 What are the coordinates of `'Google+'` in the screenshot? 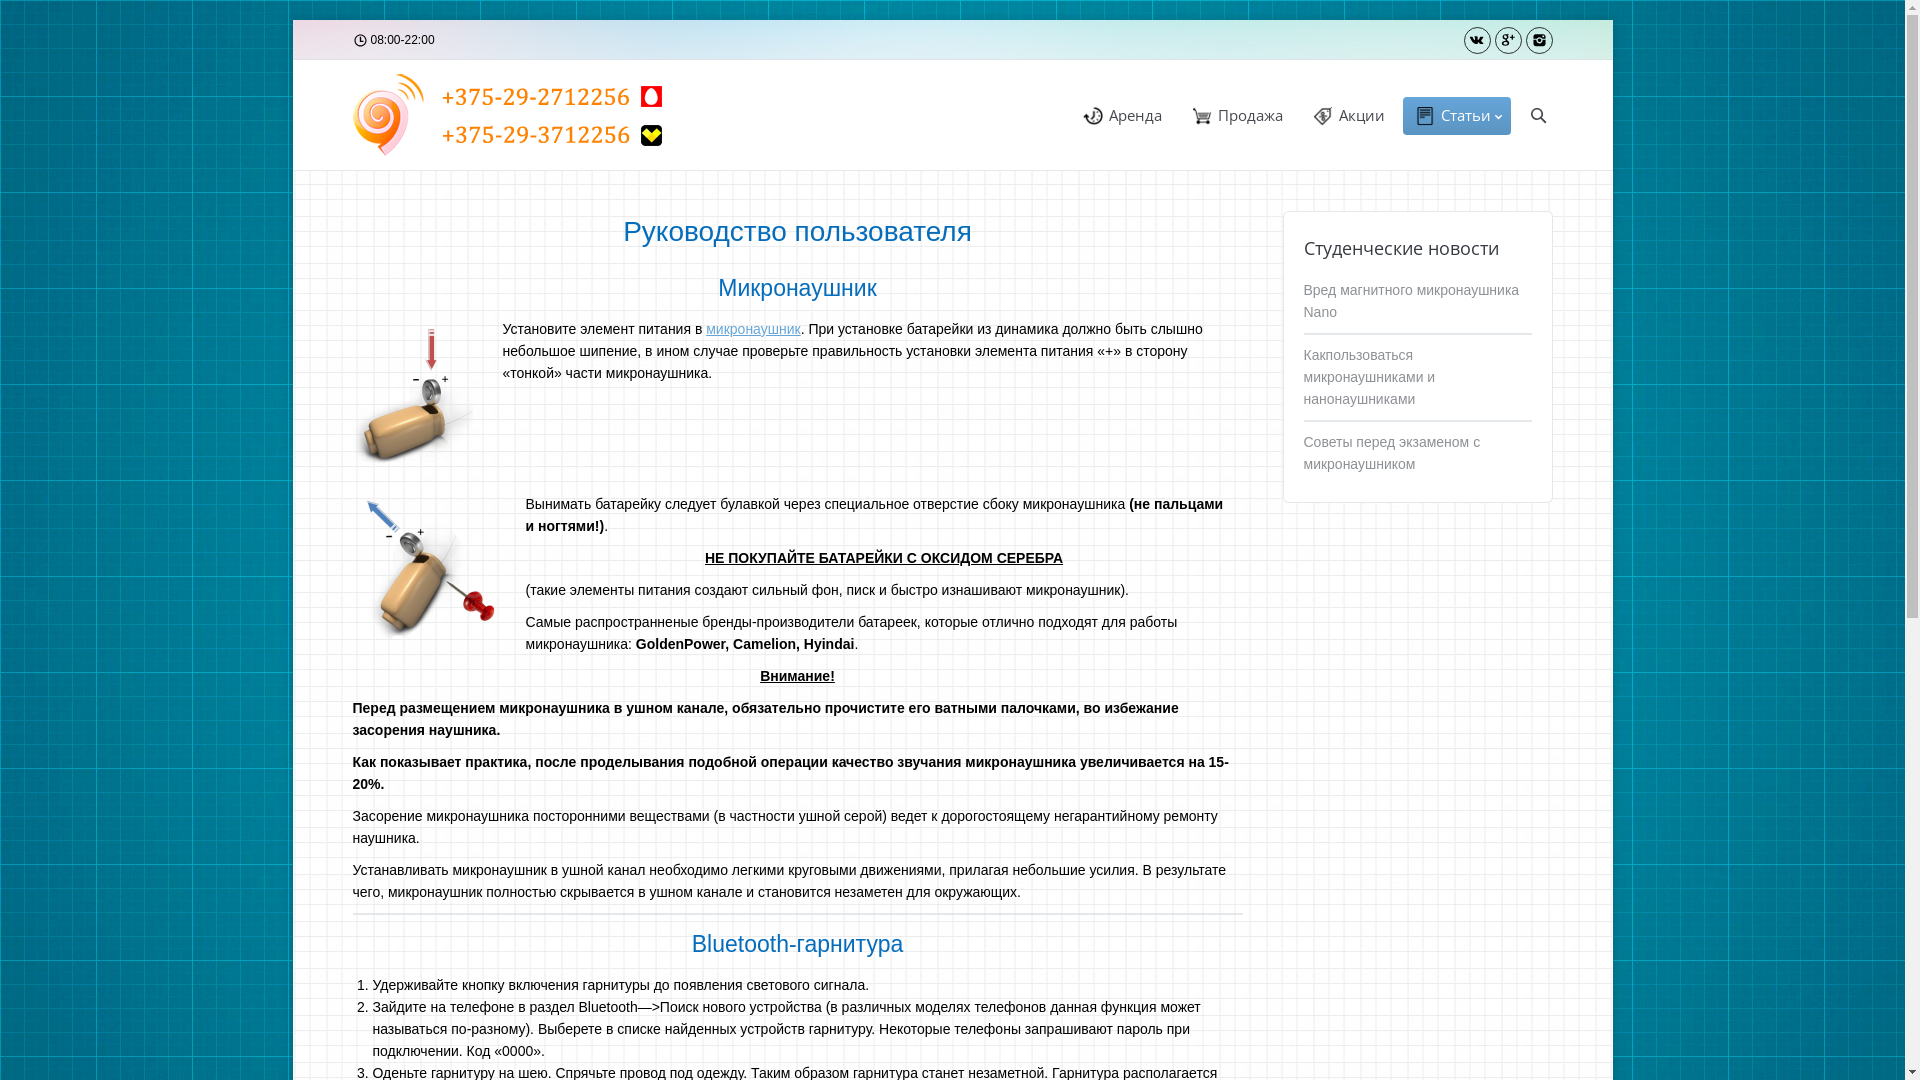 It's located at (1507, 40).